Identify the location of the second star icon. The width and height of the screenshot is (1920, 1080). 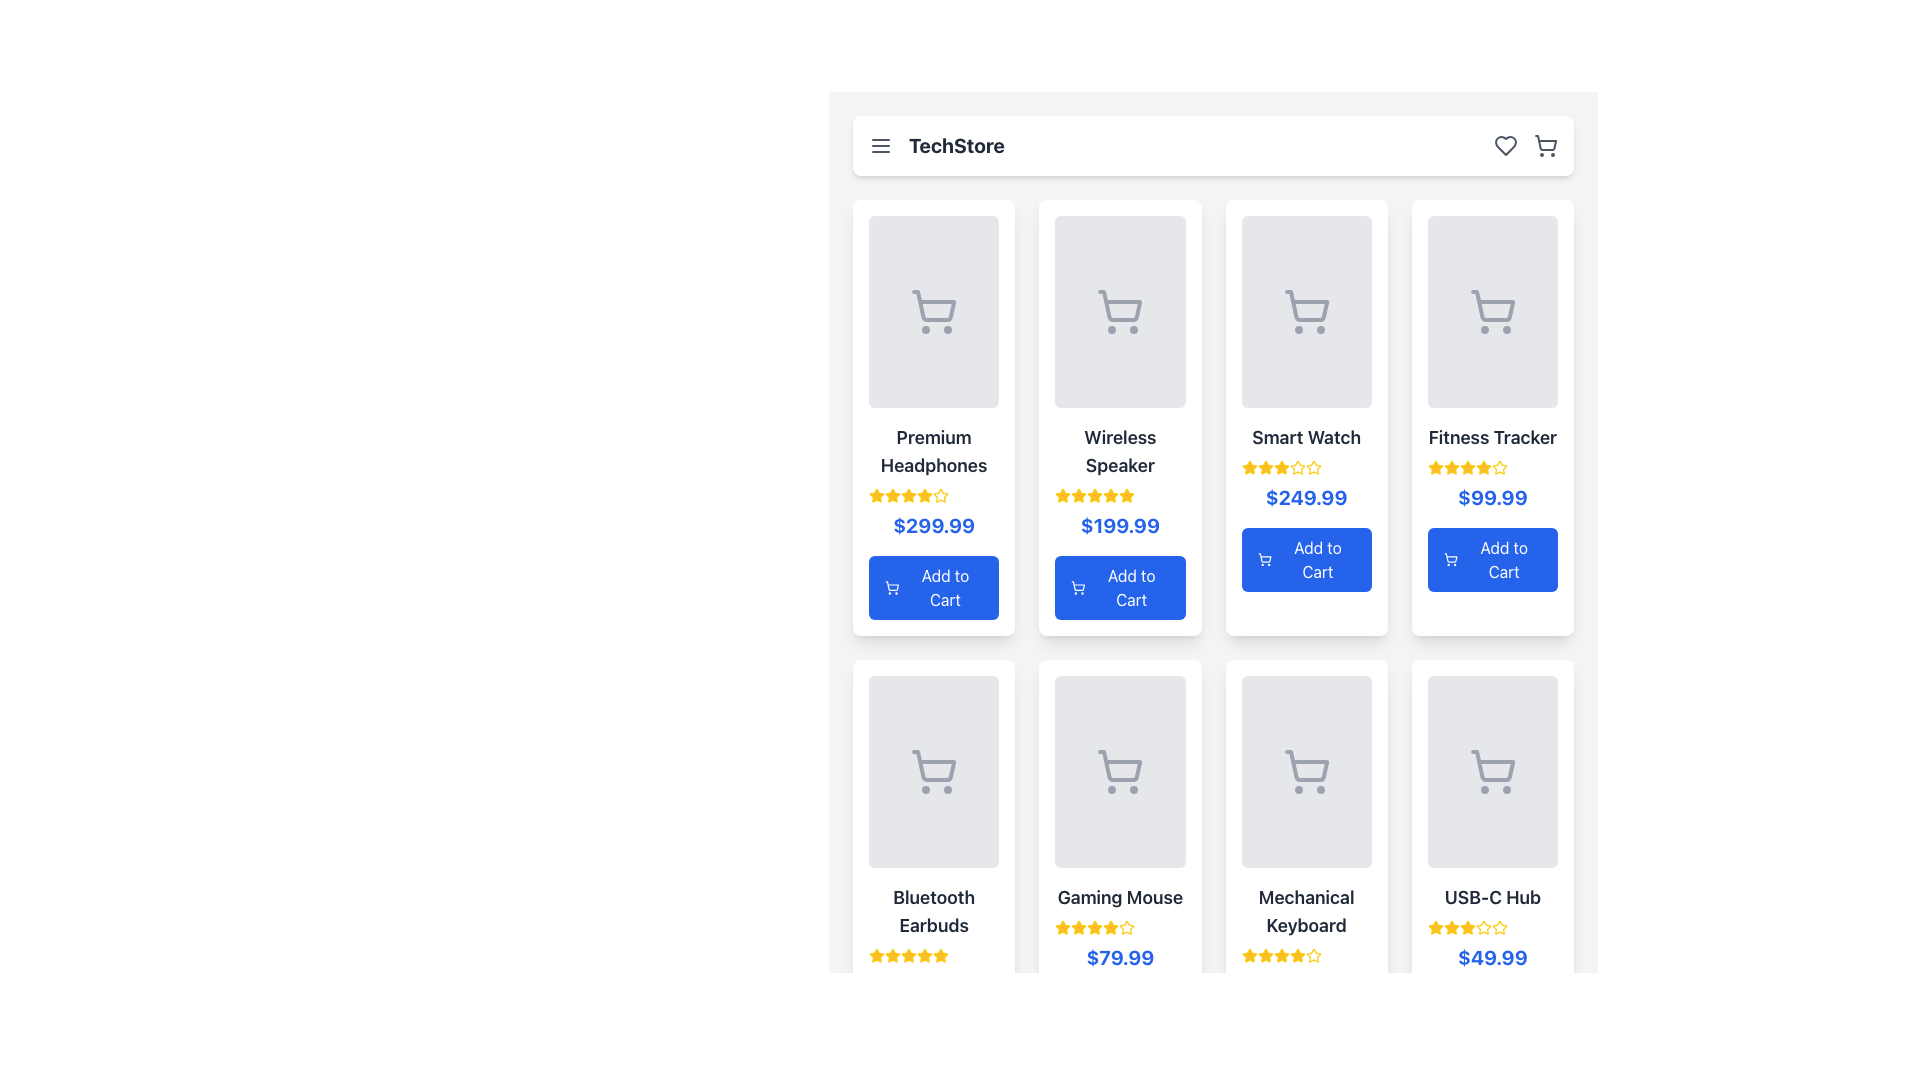
(1264, 467).